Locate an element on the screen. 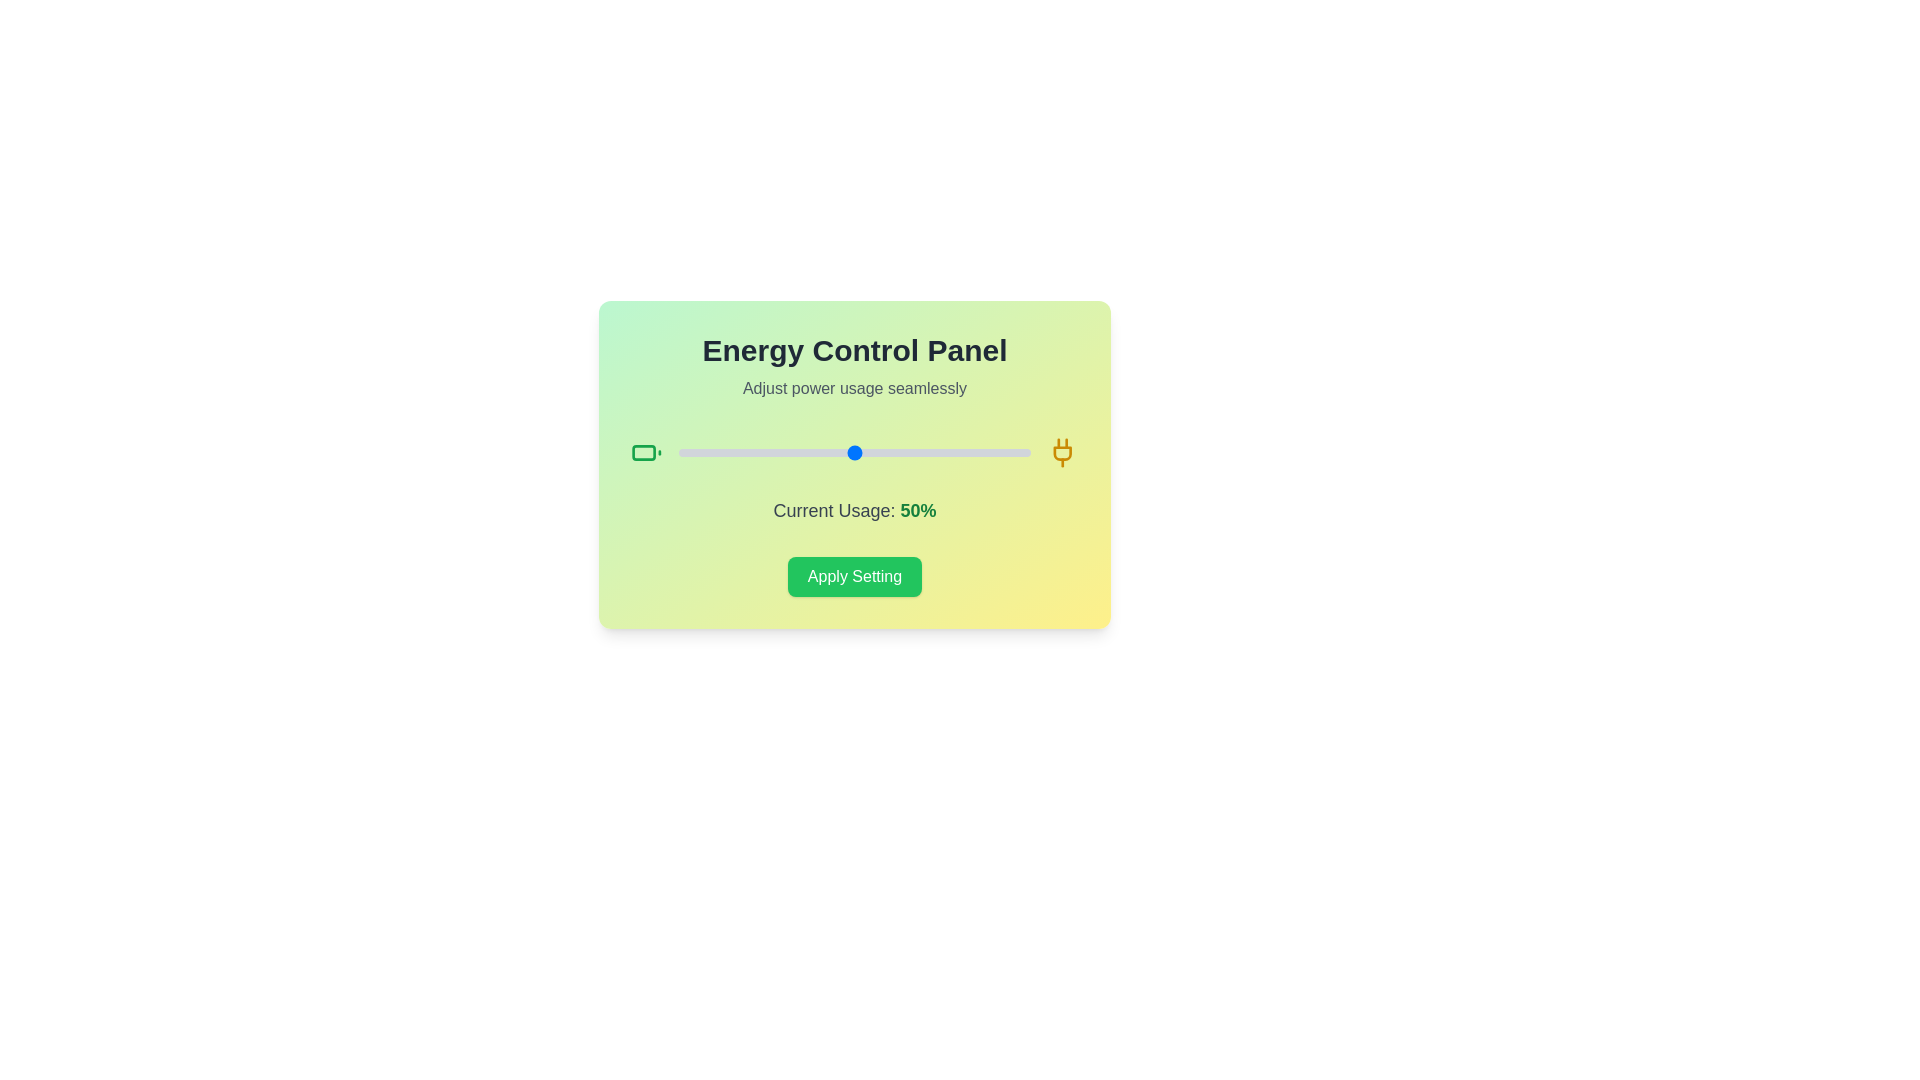  the slider is located at coordinates (999, 452).